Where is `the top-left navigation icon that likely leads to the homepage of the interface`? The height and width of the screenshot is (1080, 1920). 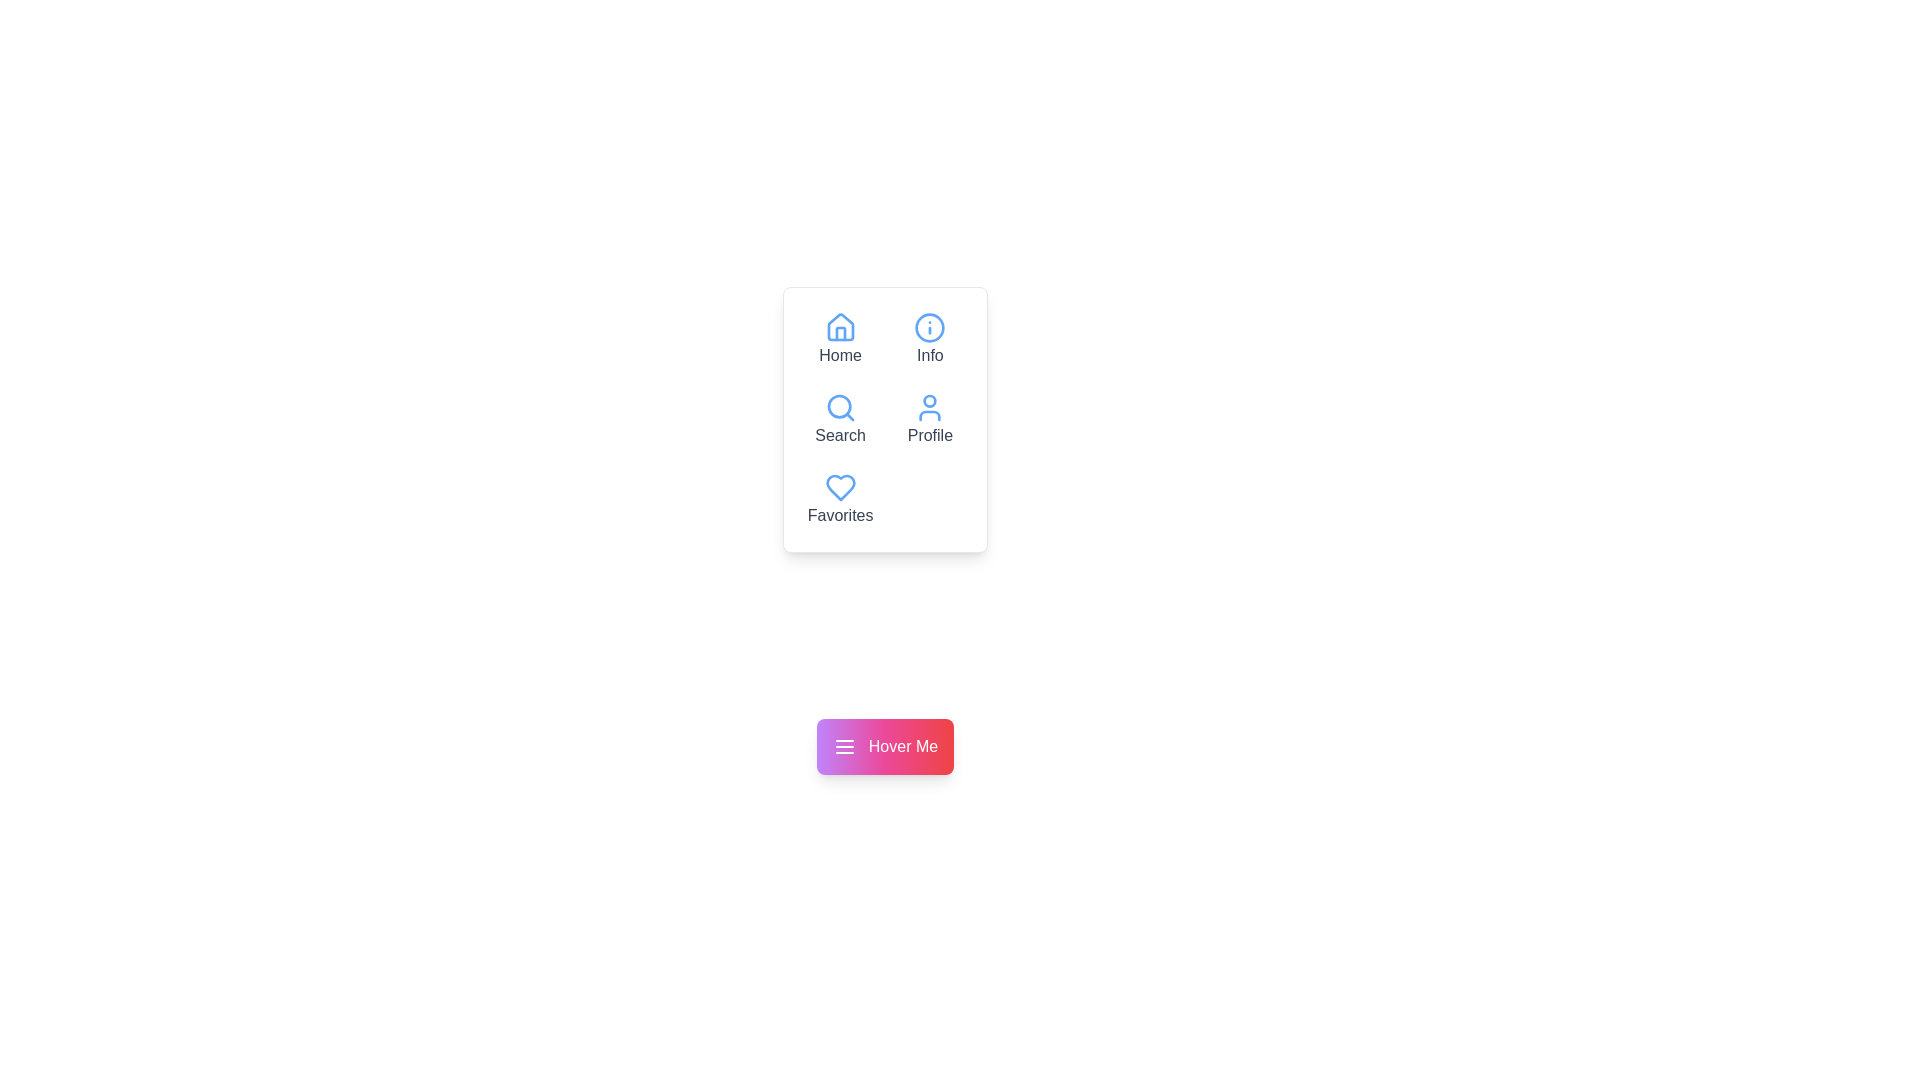 the top-left navigation icon that likely leads to the homepage of the interface is located at coordinates (840, 326).